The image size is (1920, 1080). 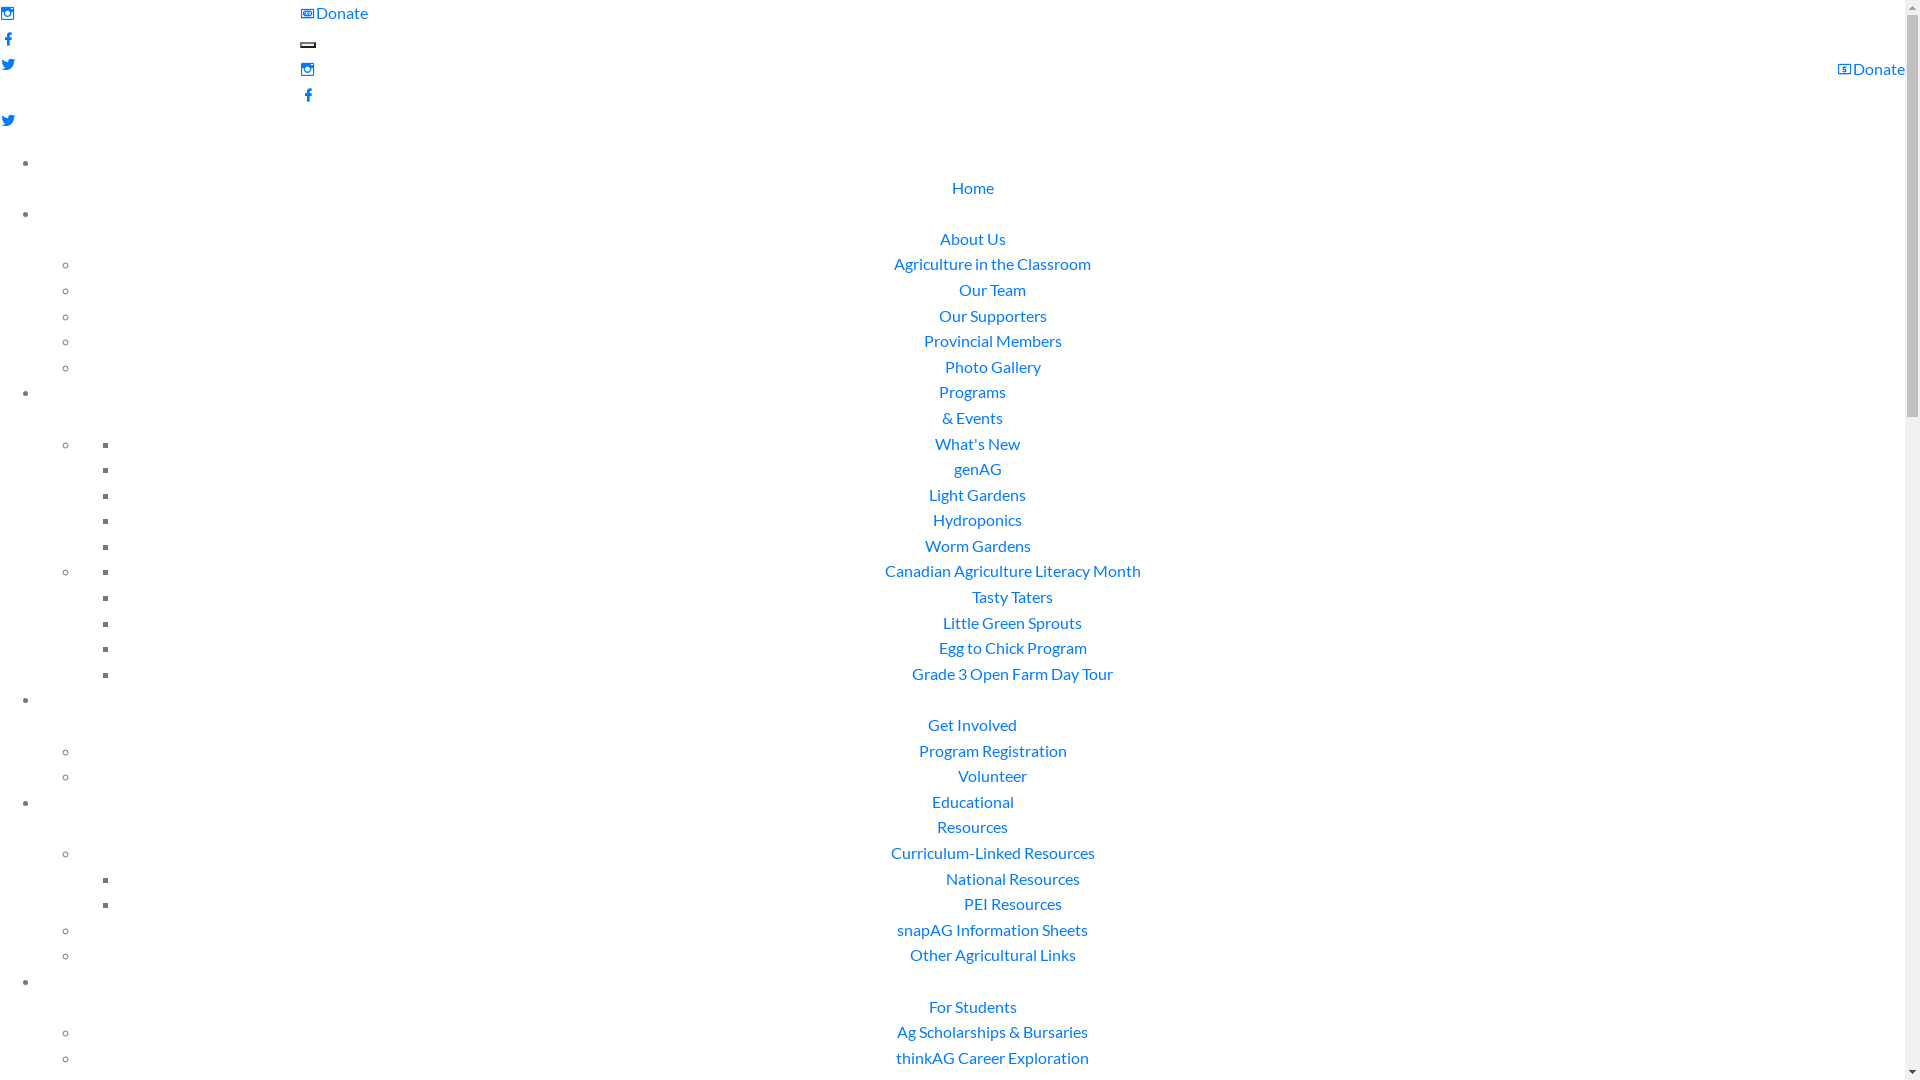 I want to click on 'Other Agricultural Links', so click(x=993, y=953).